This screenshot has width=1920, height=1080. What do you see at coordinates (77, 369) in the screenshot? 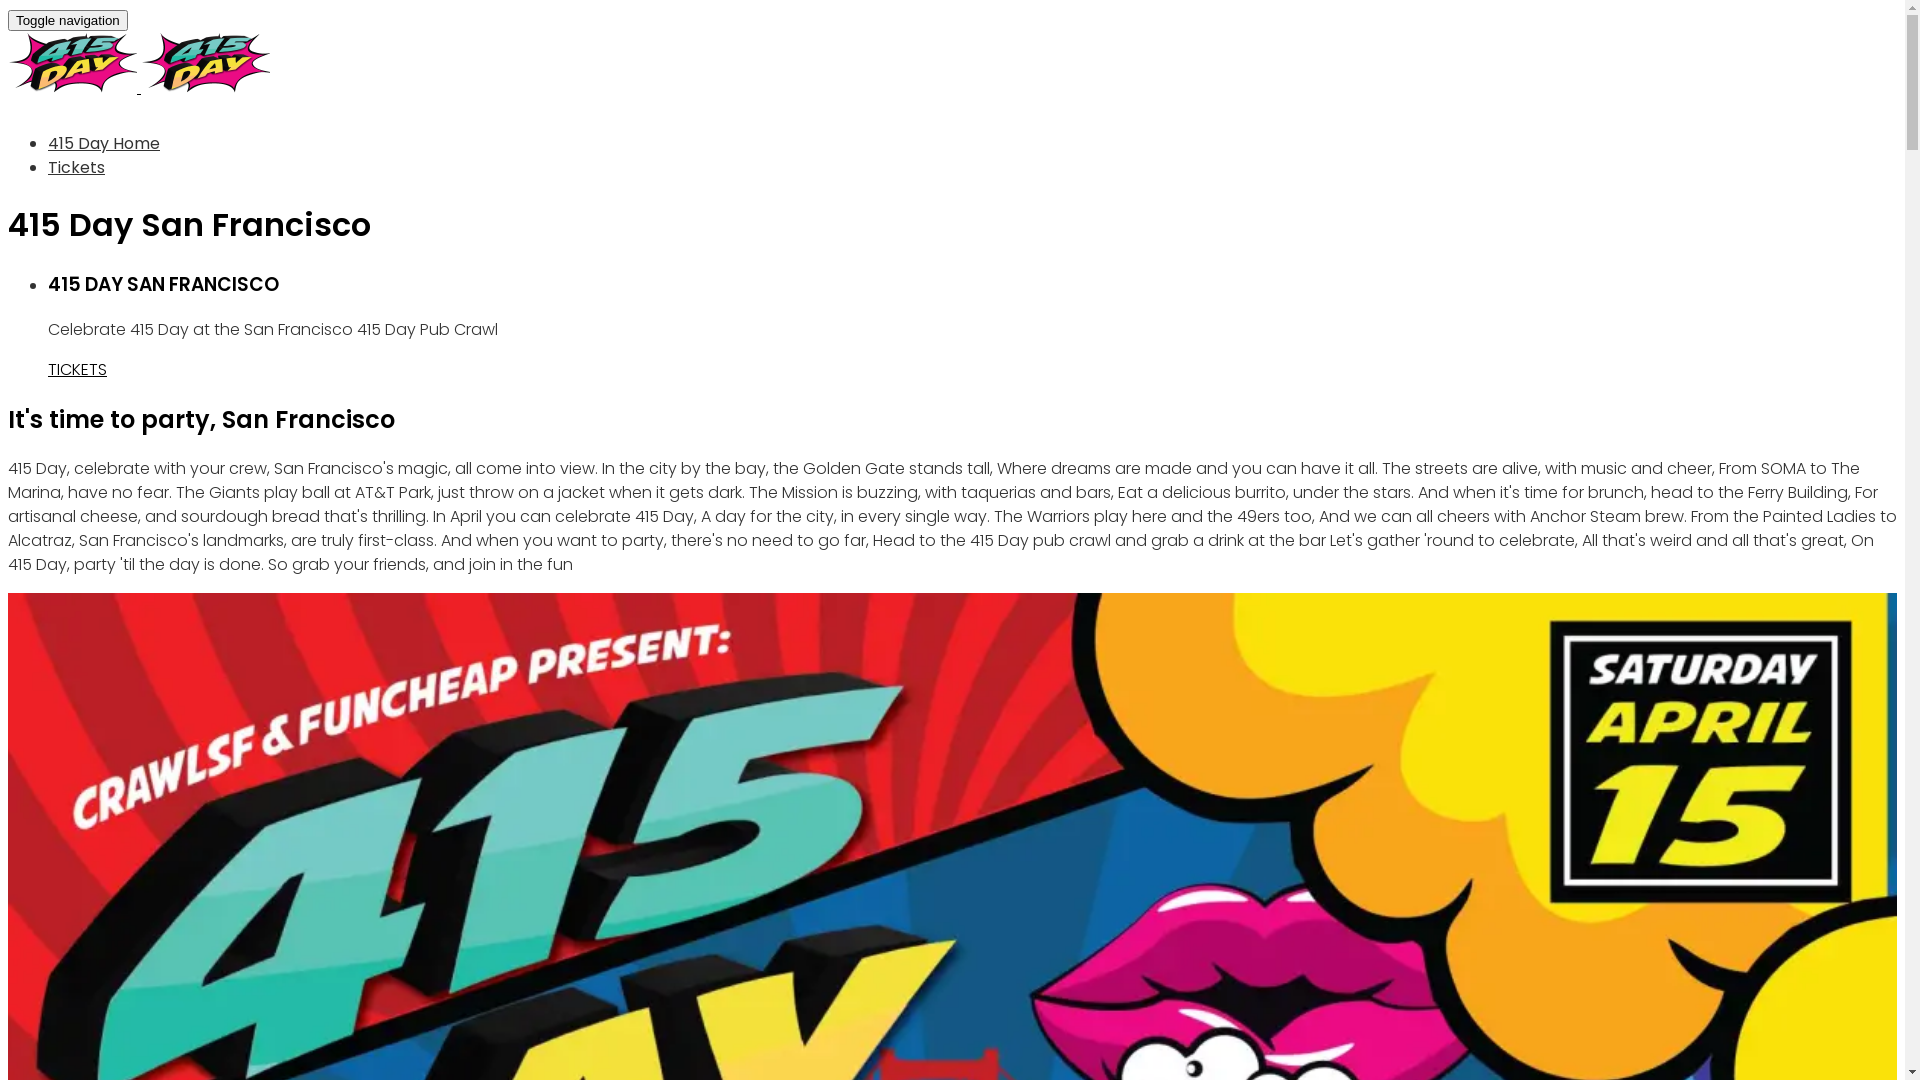
I see `'TICKETS'` at bounding box center [77, 369].